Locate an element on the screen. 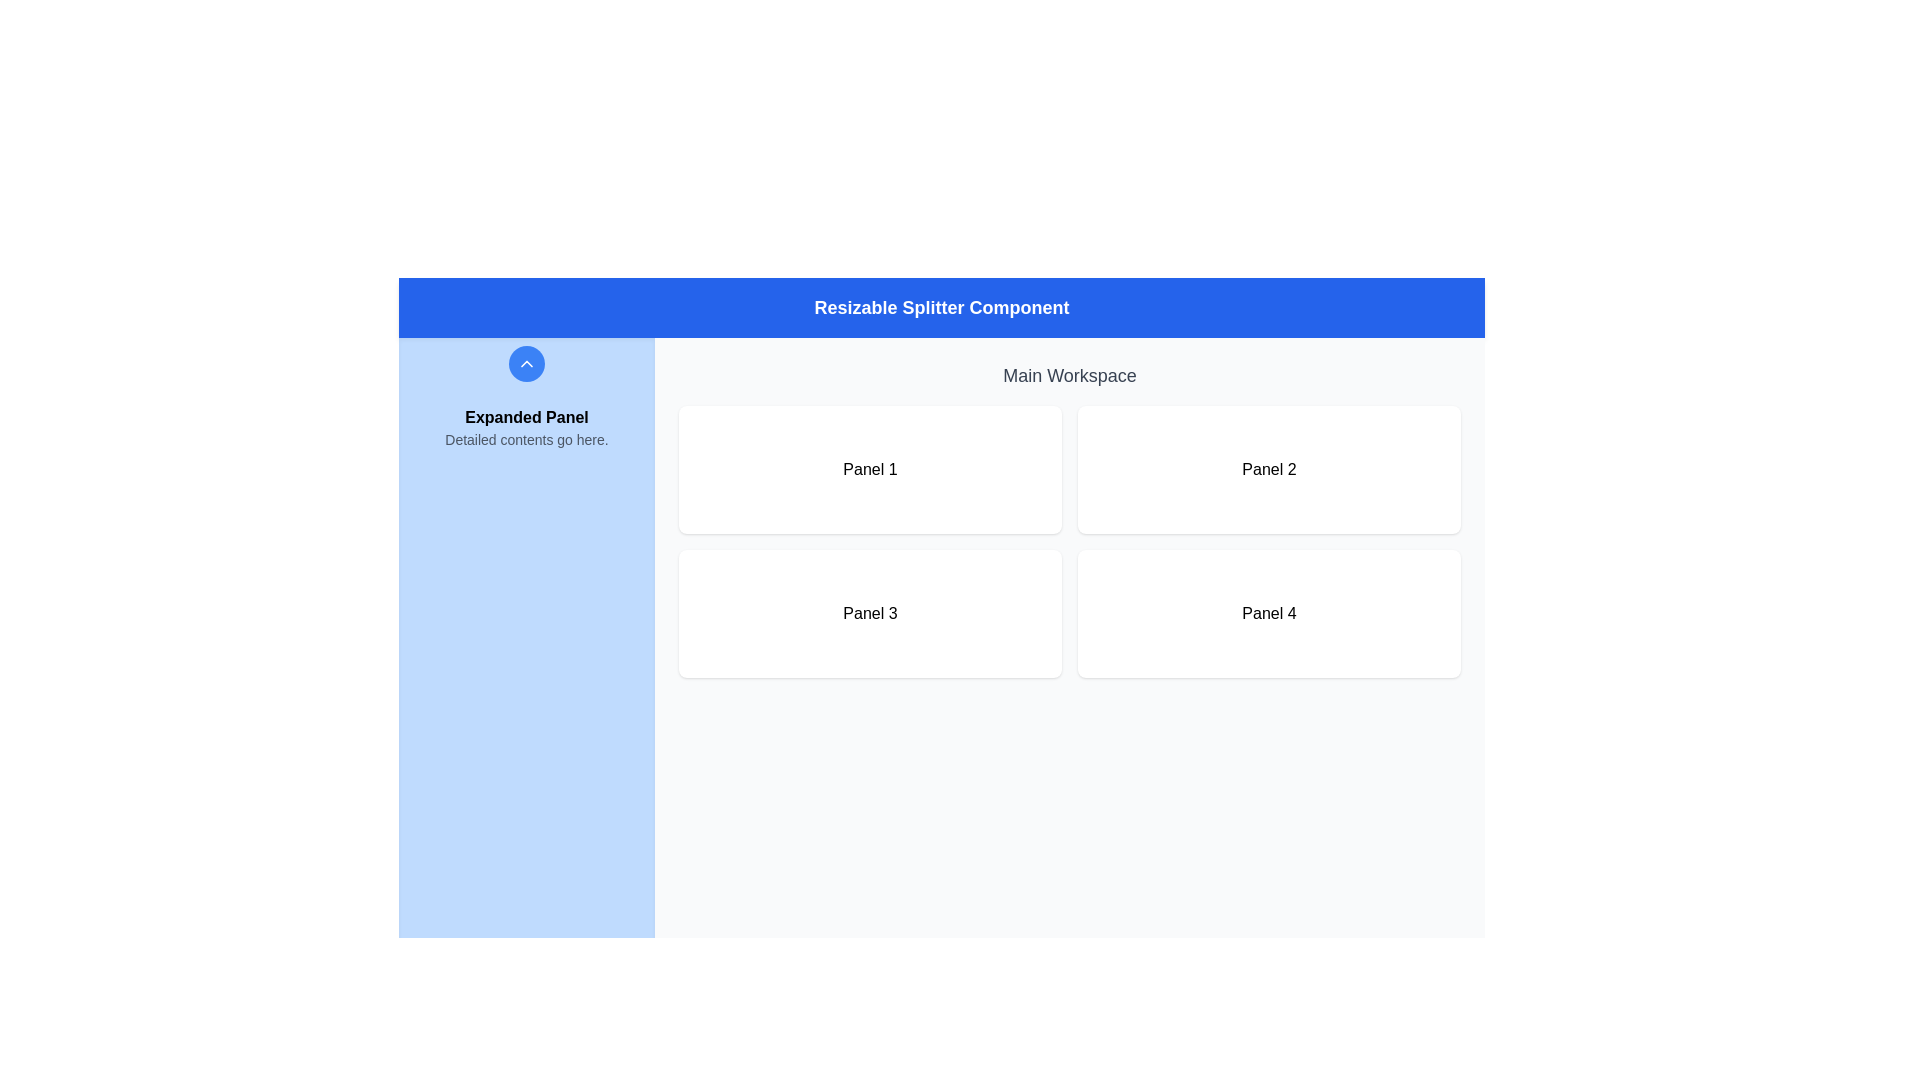 The width and height of the screenshot is (1920, 1080). the static text label or header that serves as the title 'Resizable Splitter Component', positioned at the topmost part of the interface above the 'Expanded Panel' and 'Main Workspace' sections is located at coordinates (940, 308).